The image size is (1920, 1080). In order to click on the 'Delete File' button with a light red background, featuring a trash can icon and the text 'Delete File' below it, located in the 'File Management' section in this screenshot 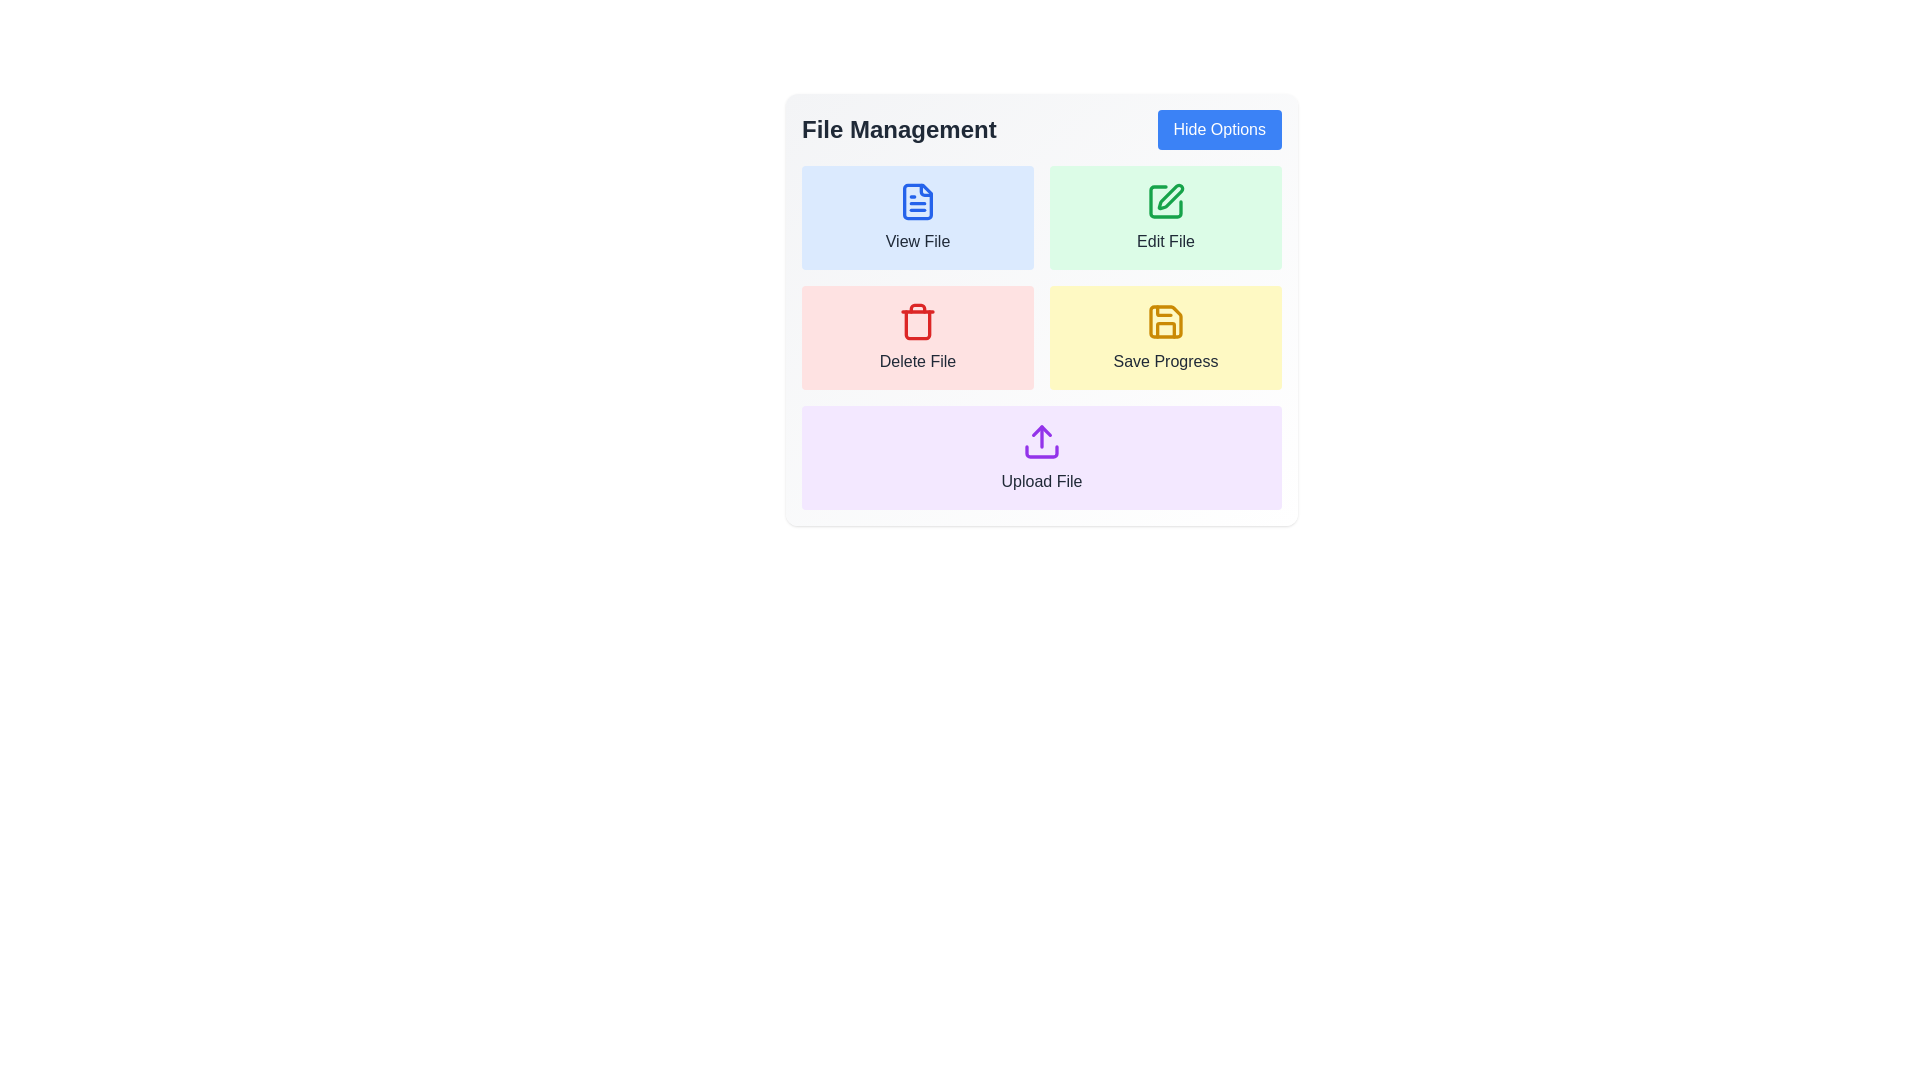, I will do `click(916, 337)`.